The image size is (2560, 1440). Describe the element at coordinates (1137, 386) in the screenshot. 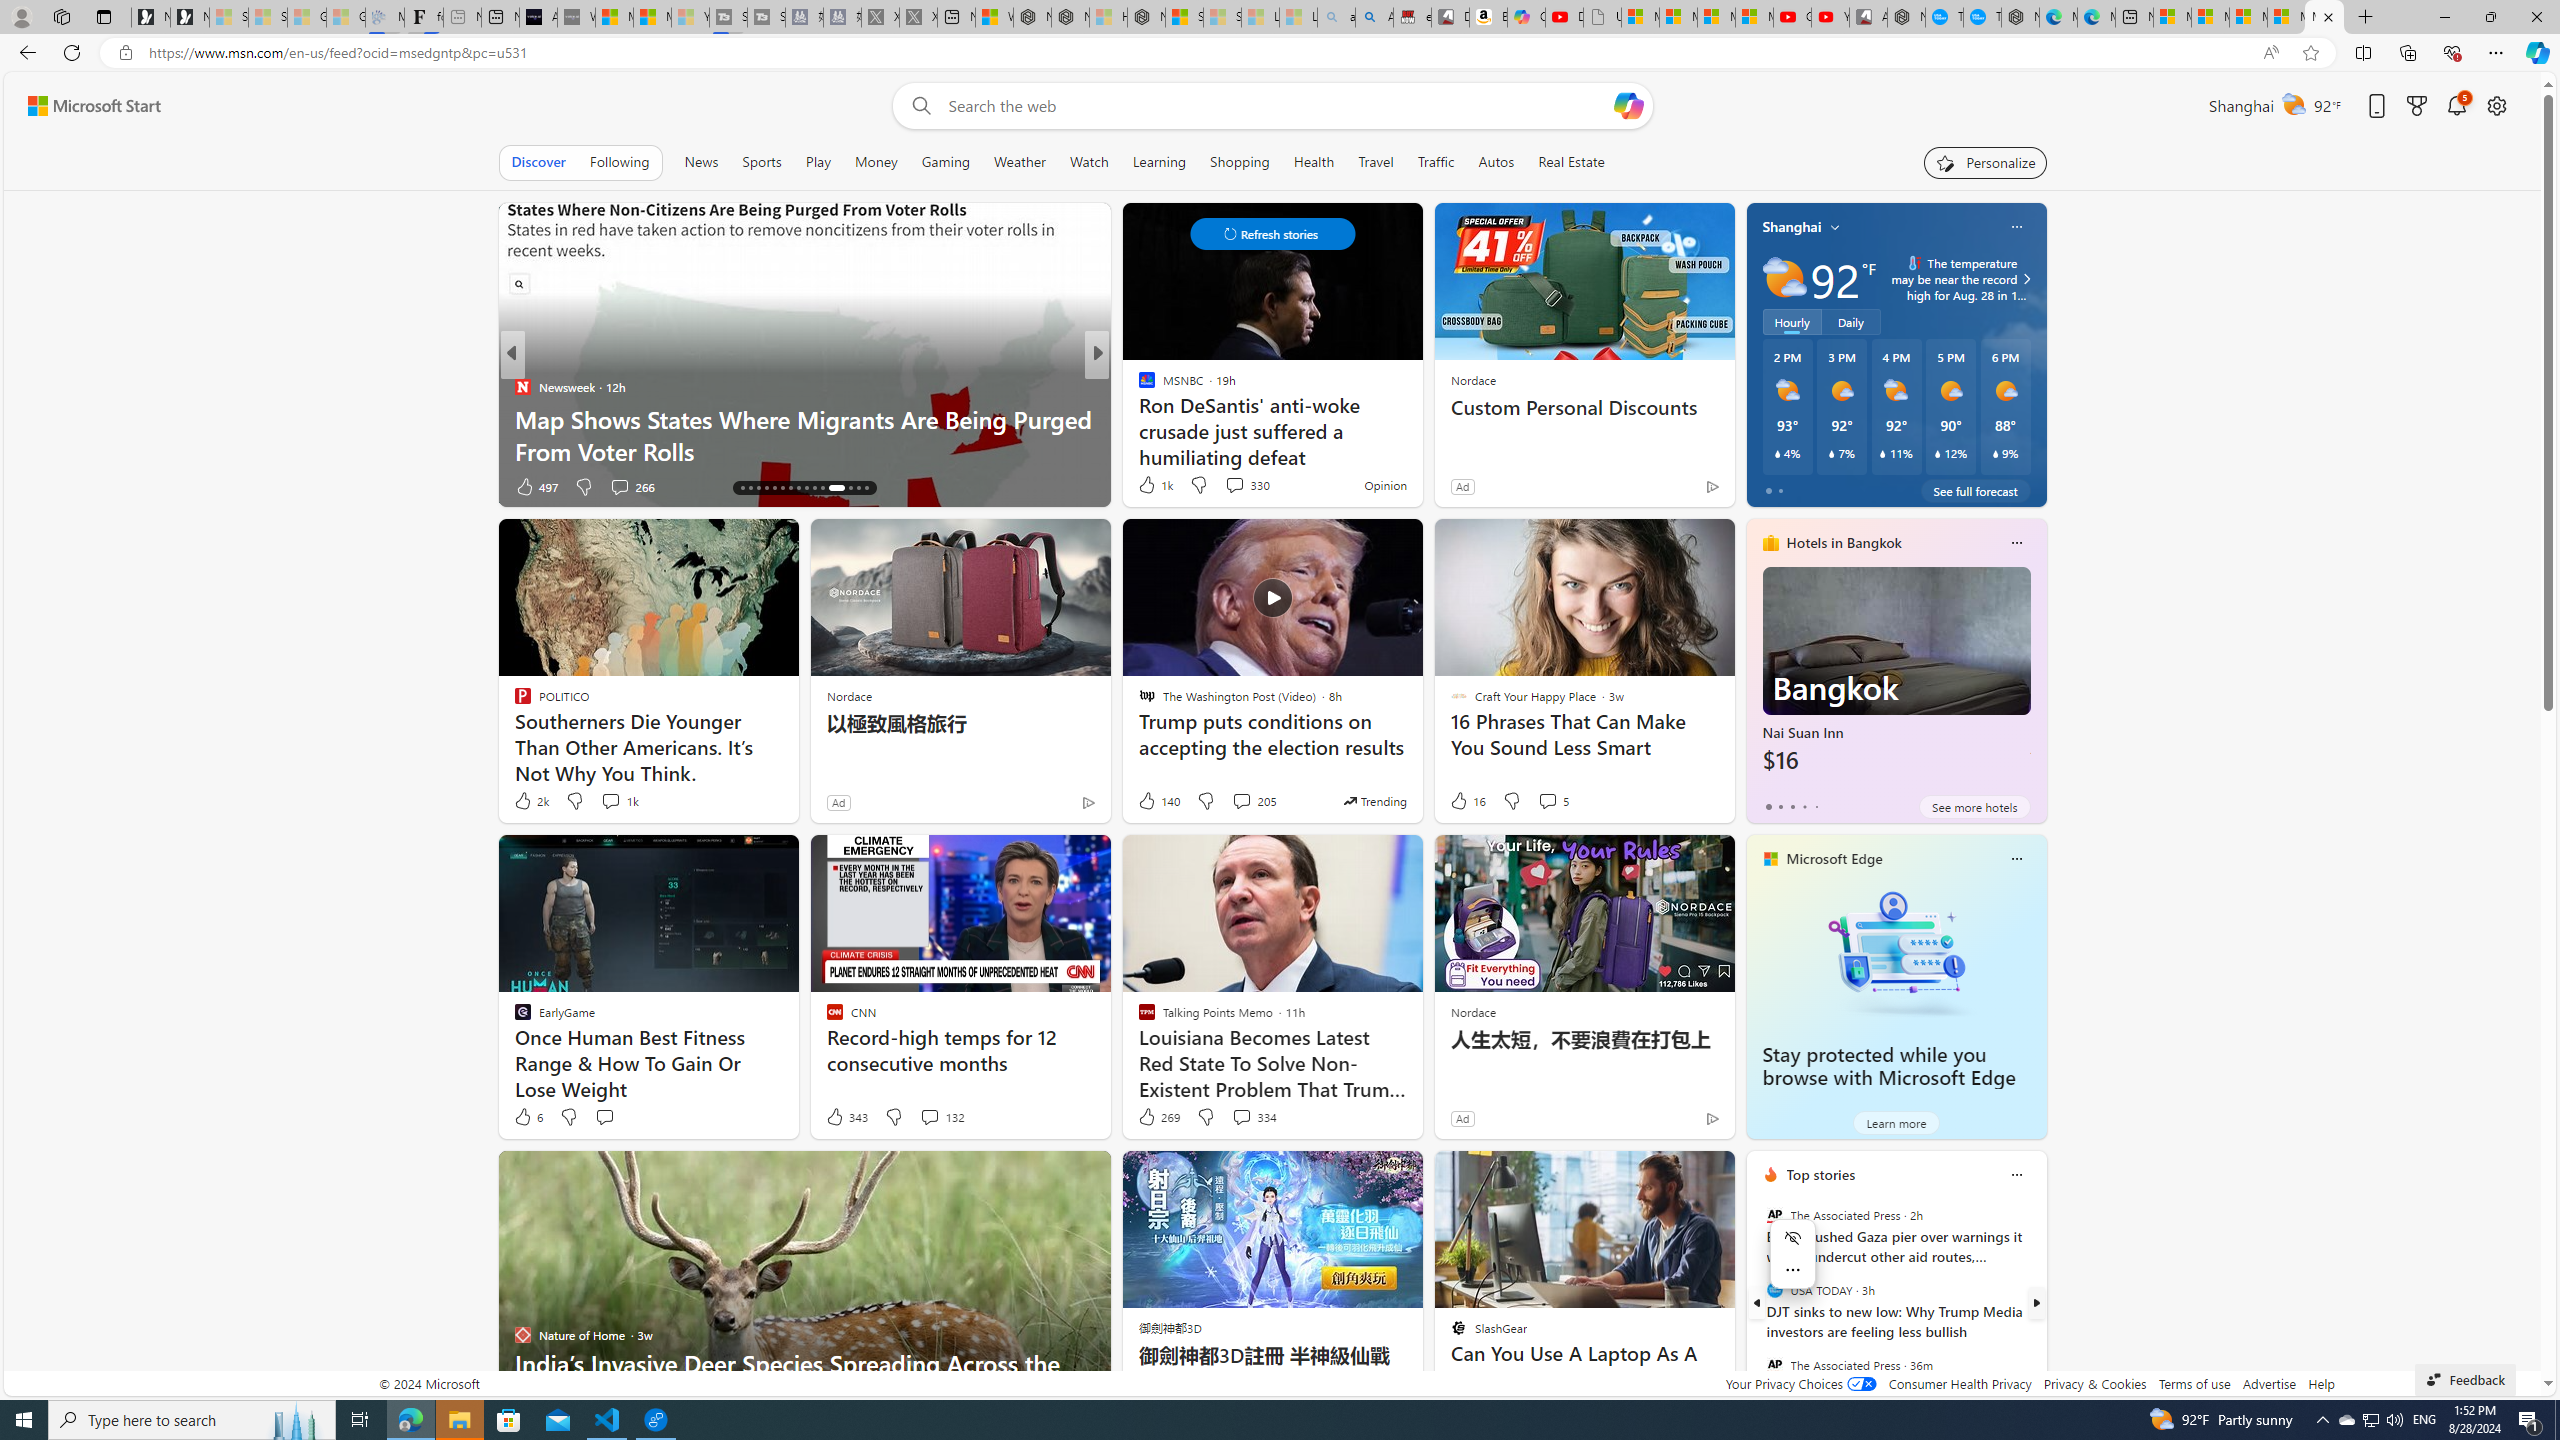

I see `'ABC News'` at that location.